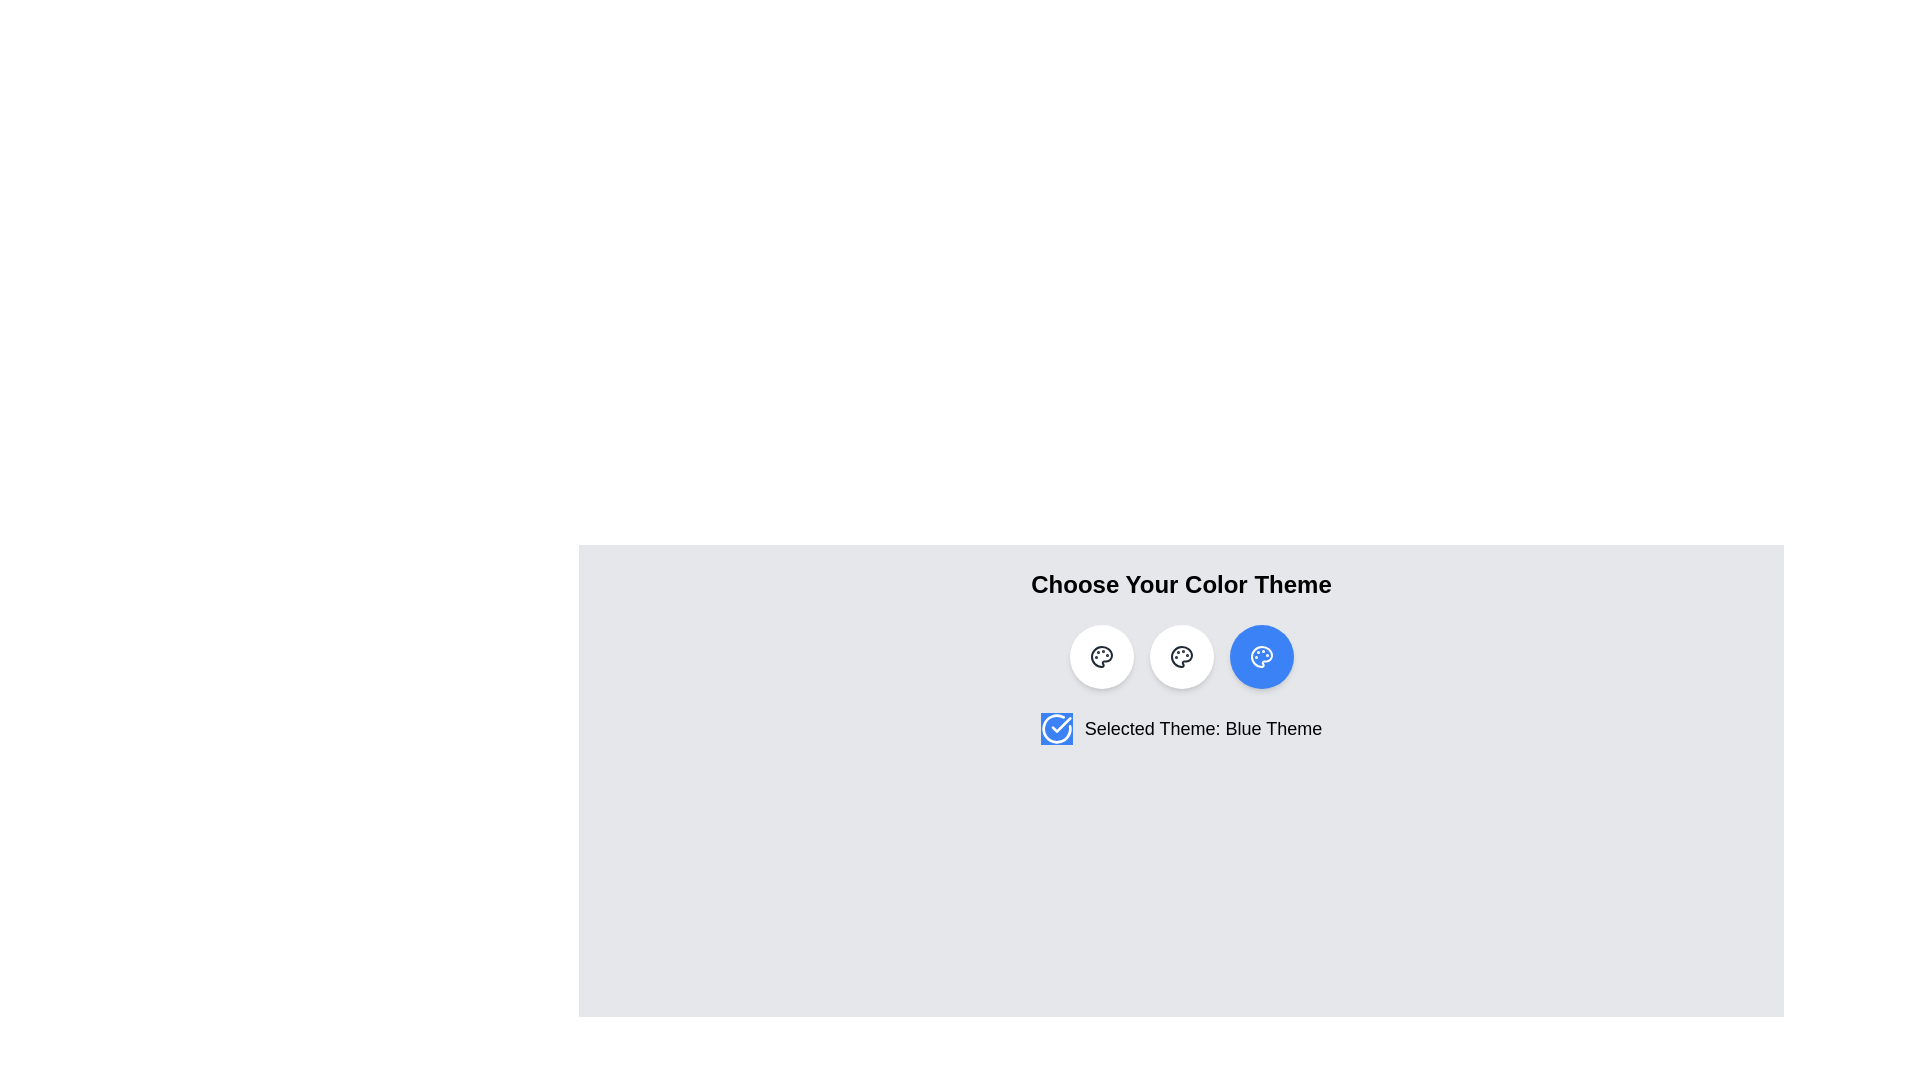 The image size is (1920, 1080). Describe the element at coordinates (1260, 656) in the screenshot. I see `the color theme blue by clicking on the corresponding button` at that location.